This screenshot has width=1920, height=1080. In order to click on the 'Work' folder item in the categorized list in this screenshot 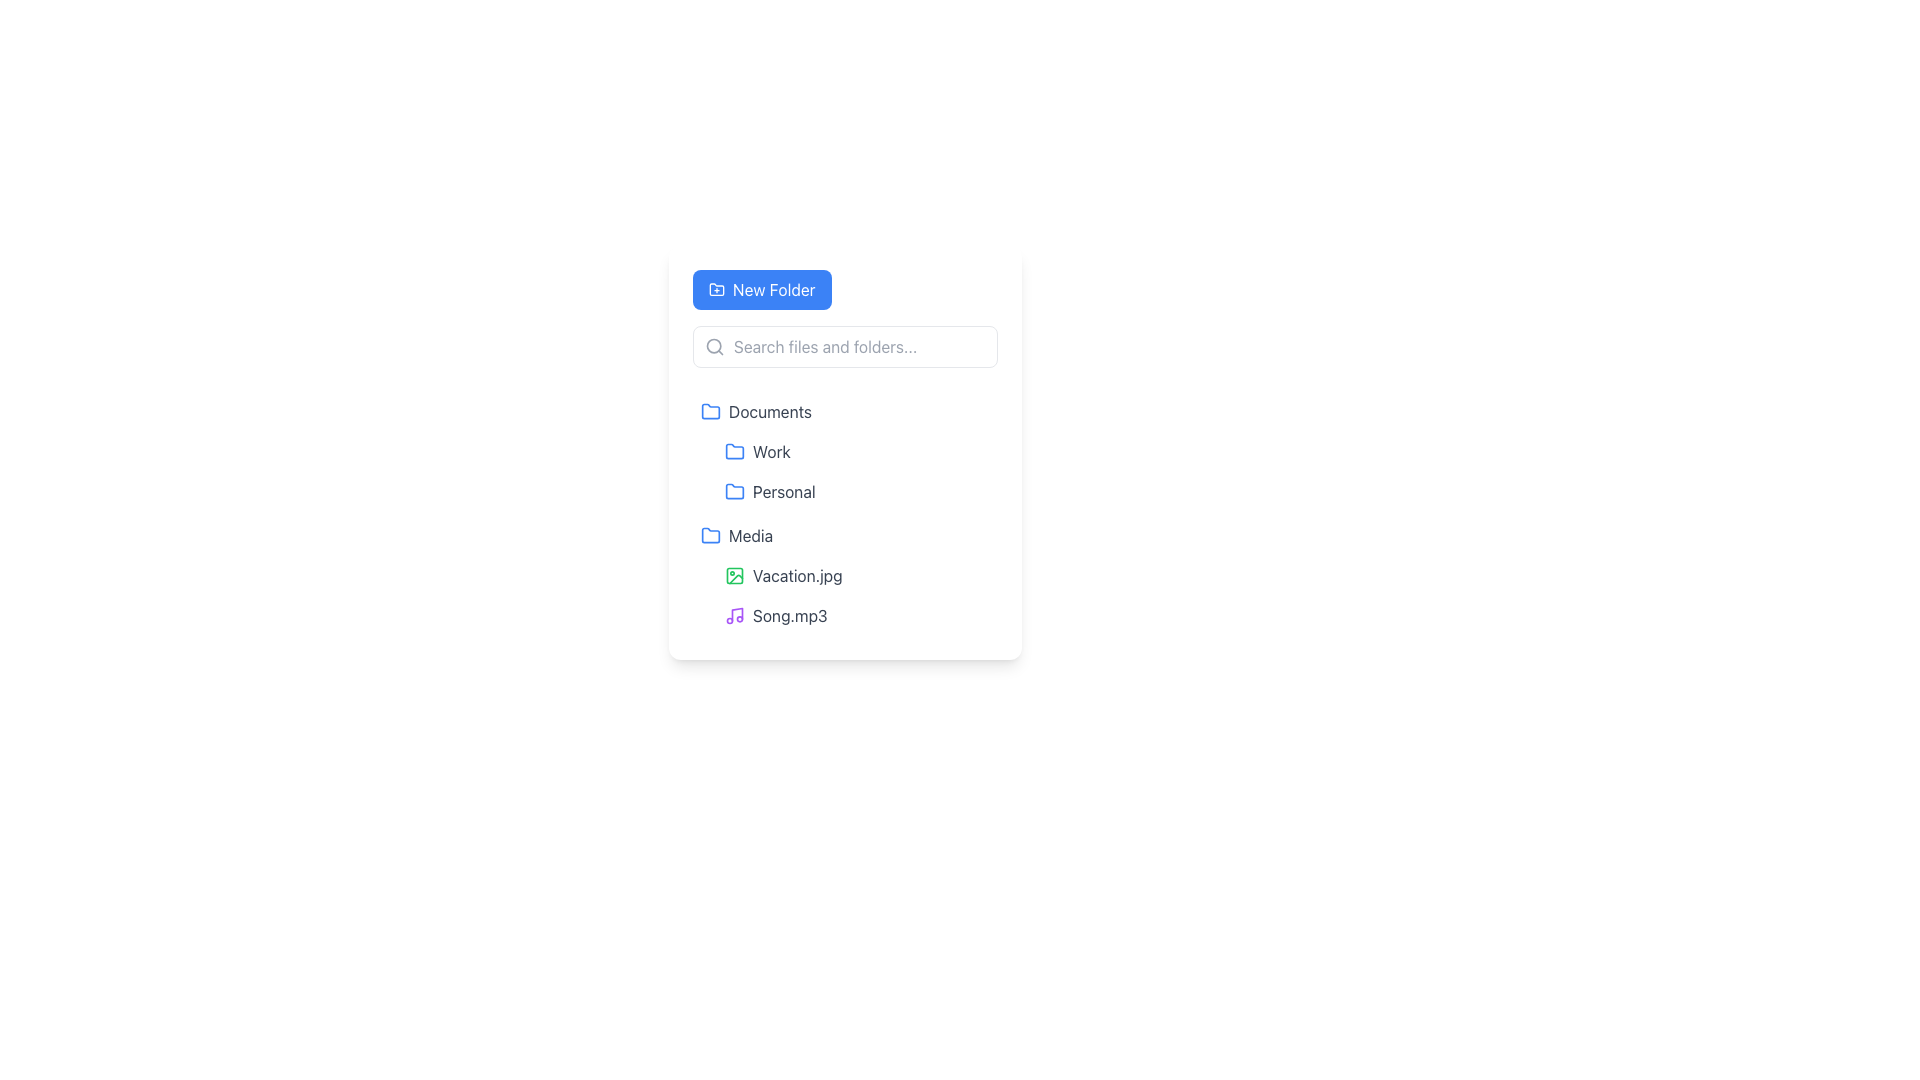, I will do `click(857, 451)`.